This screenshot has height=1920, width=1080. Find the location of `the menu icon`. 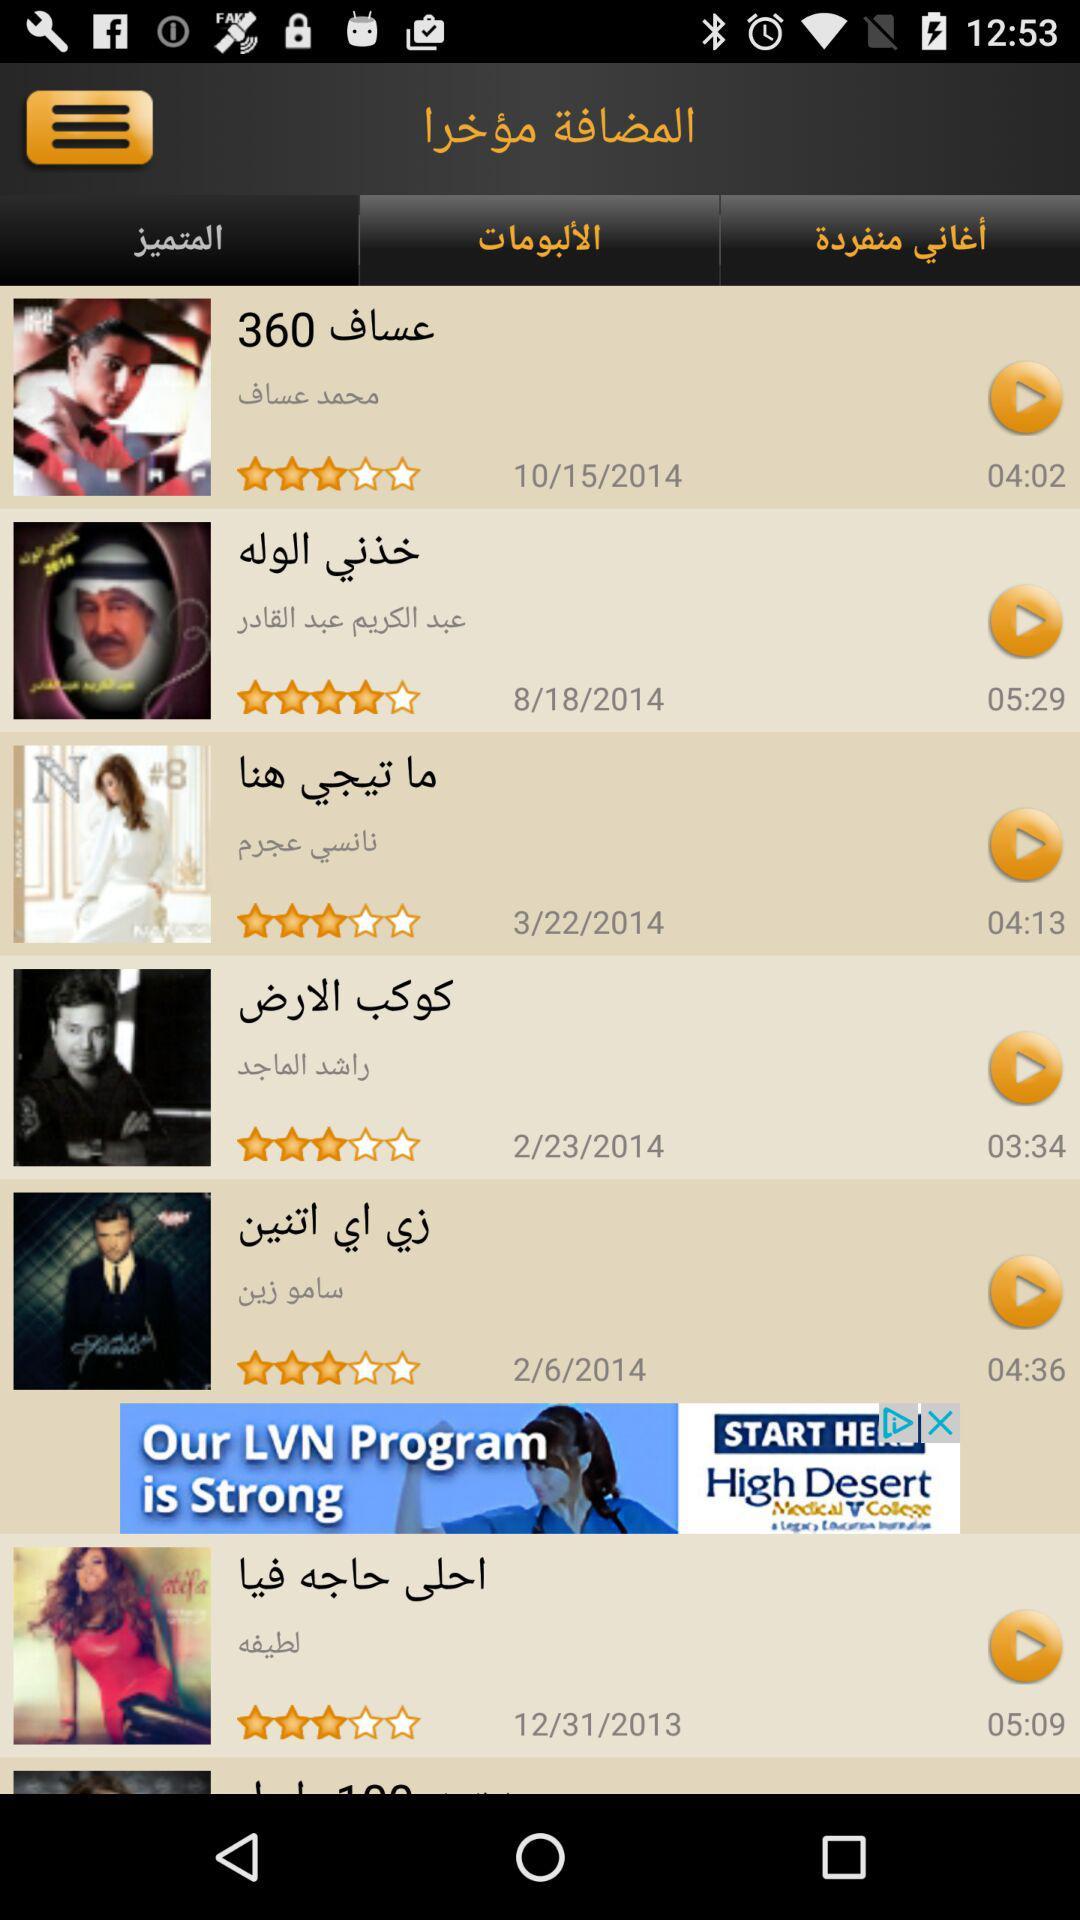

the menu icon is located at coordinates (92, 136).